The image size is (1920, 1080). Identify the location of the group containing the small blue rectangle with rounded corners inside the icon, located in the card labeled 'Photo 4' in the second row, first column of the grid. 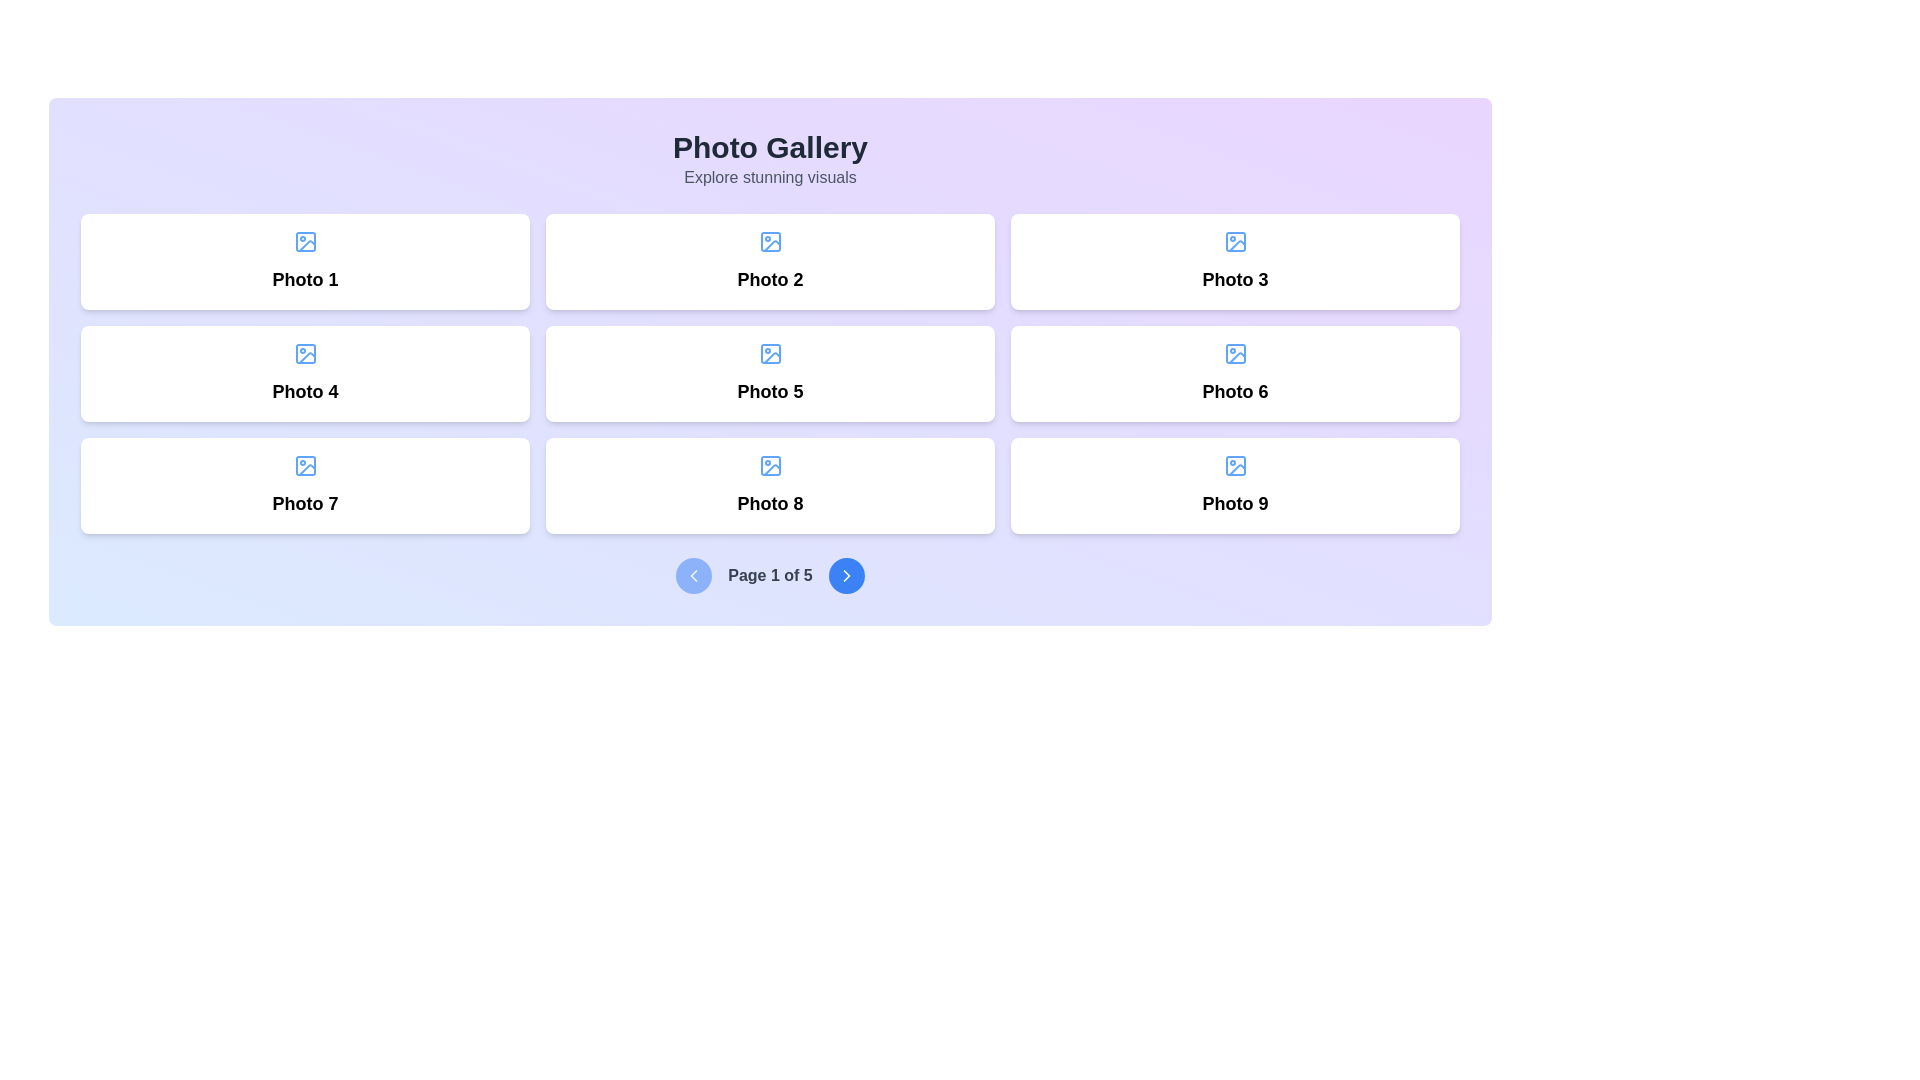
(304, 353).